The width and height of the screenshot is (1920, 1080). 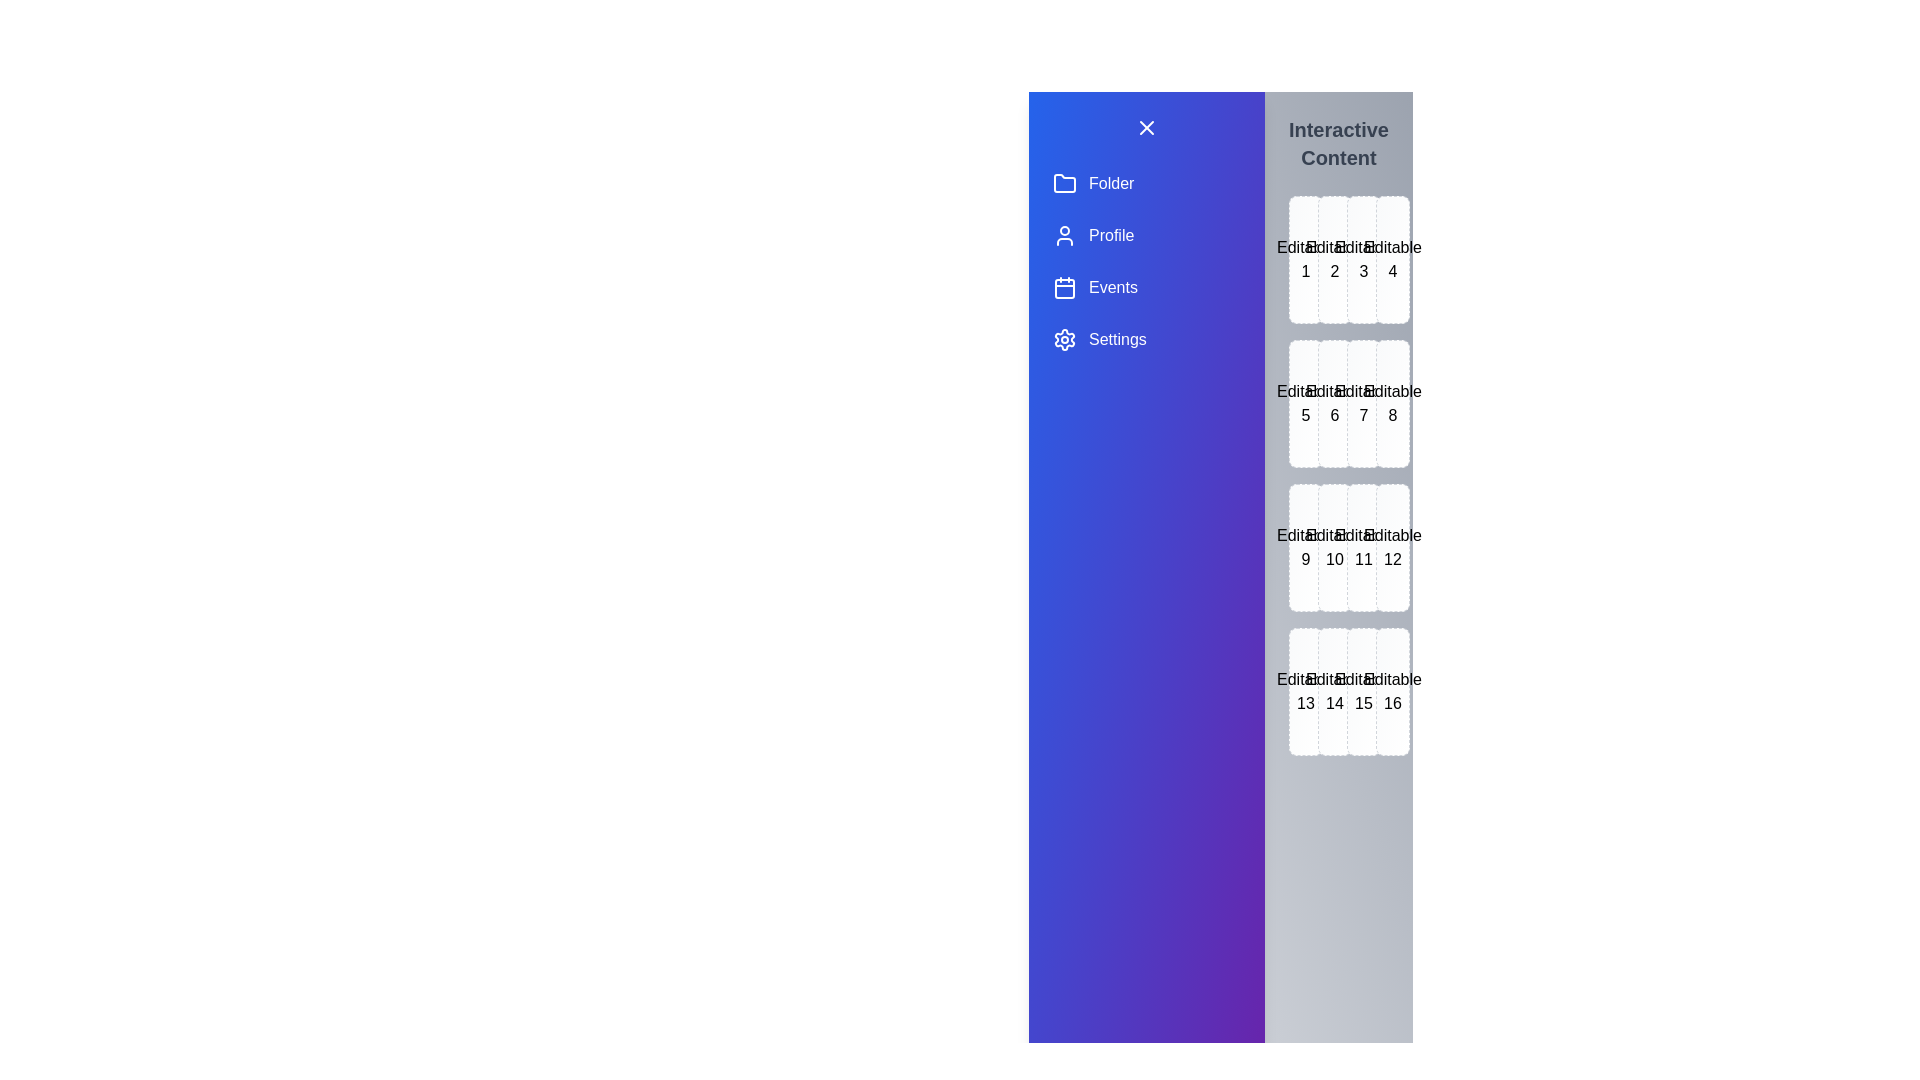 What do you see at coordinates (1147, 184) in the screenshot?
I see `the Folder section in the drawer menu` at bounding box center [1147, 184].